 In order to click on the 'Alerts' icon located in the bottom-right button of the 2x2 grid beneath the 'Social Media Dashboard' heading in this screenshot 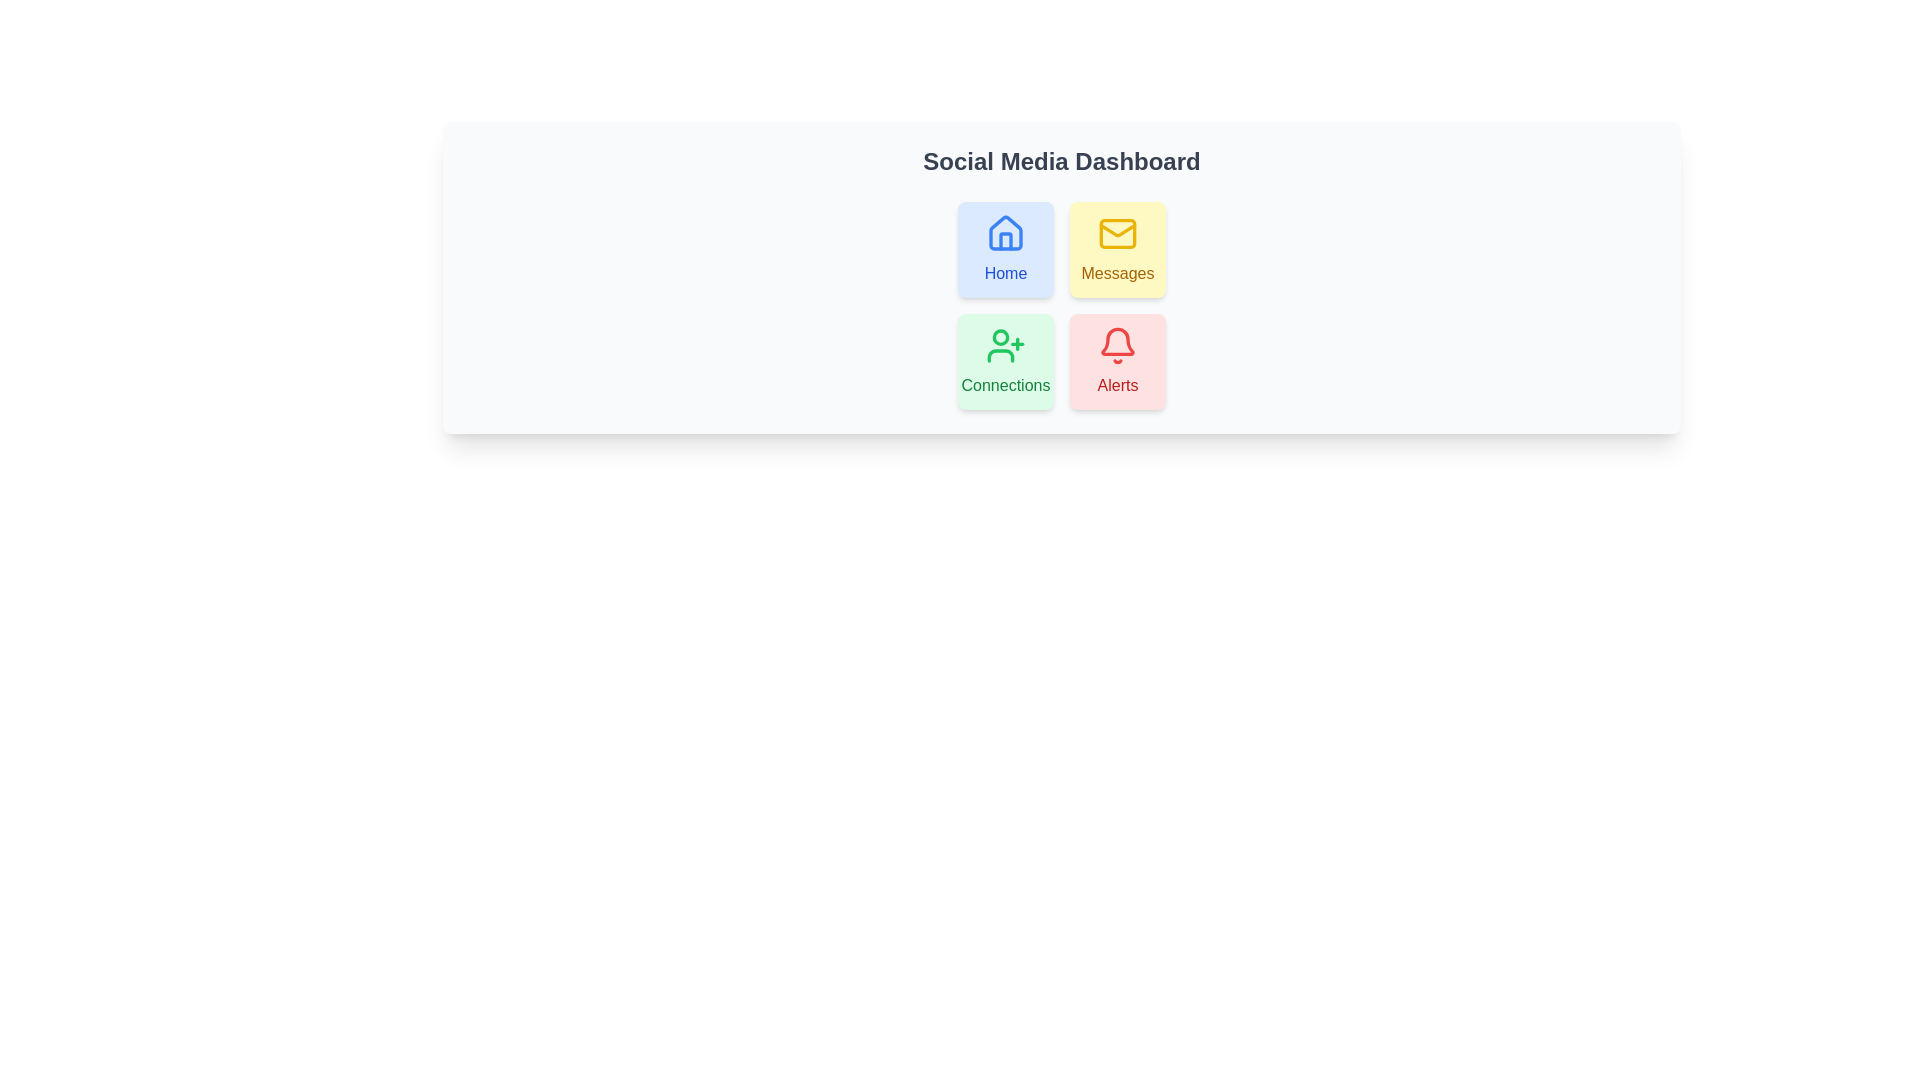, I will do `click(1117, 345)`.